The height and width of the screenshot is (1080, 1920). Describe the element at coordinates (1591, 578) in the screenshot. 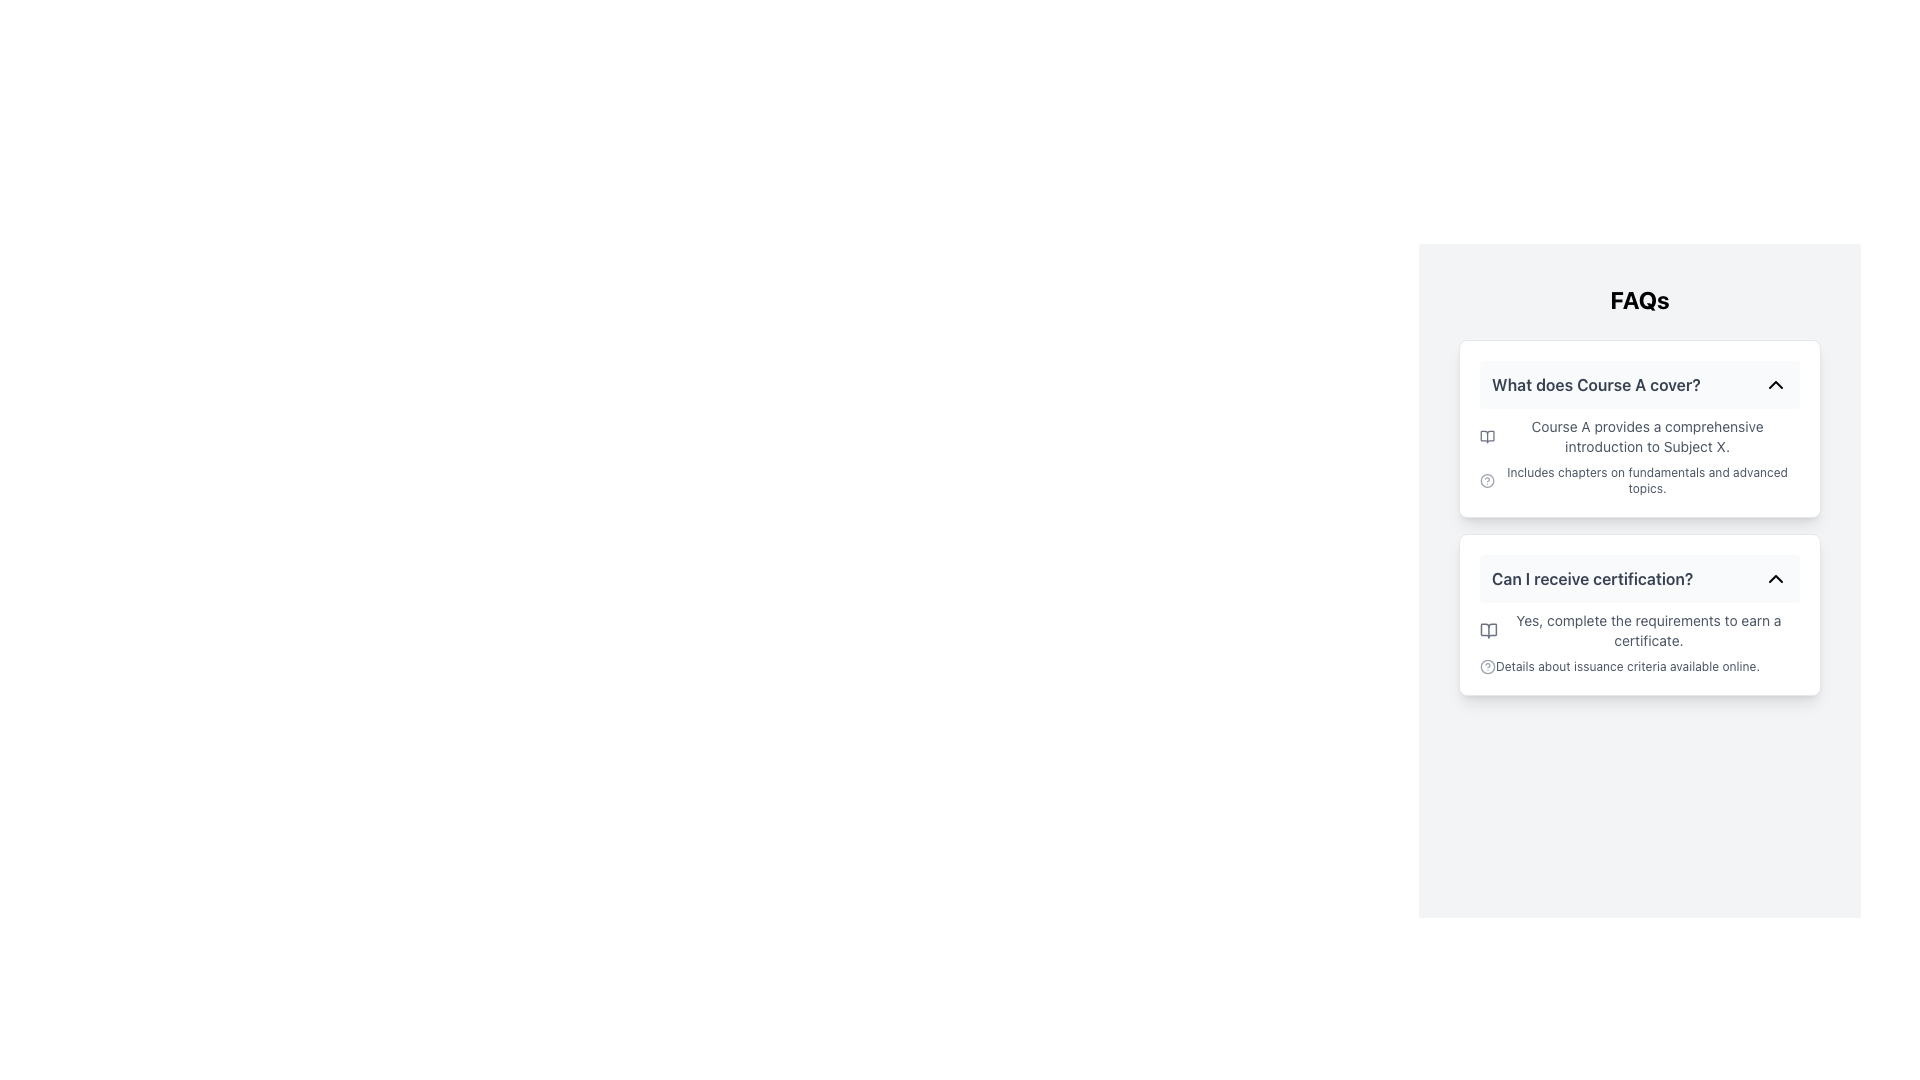

I see `the content of the text label located in the second collapsible section of the FAQ list, which serves as a summary or label for the section` at that location.